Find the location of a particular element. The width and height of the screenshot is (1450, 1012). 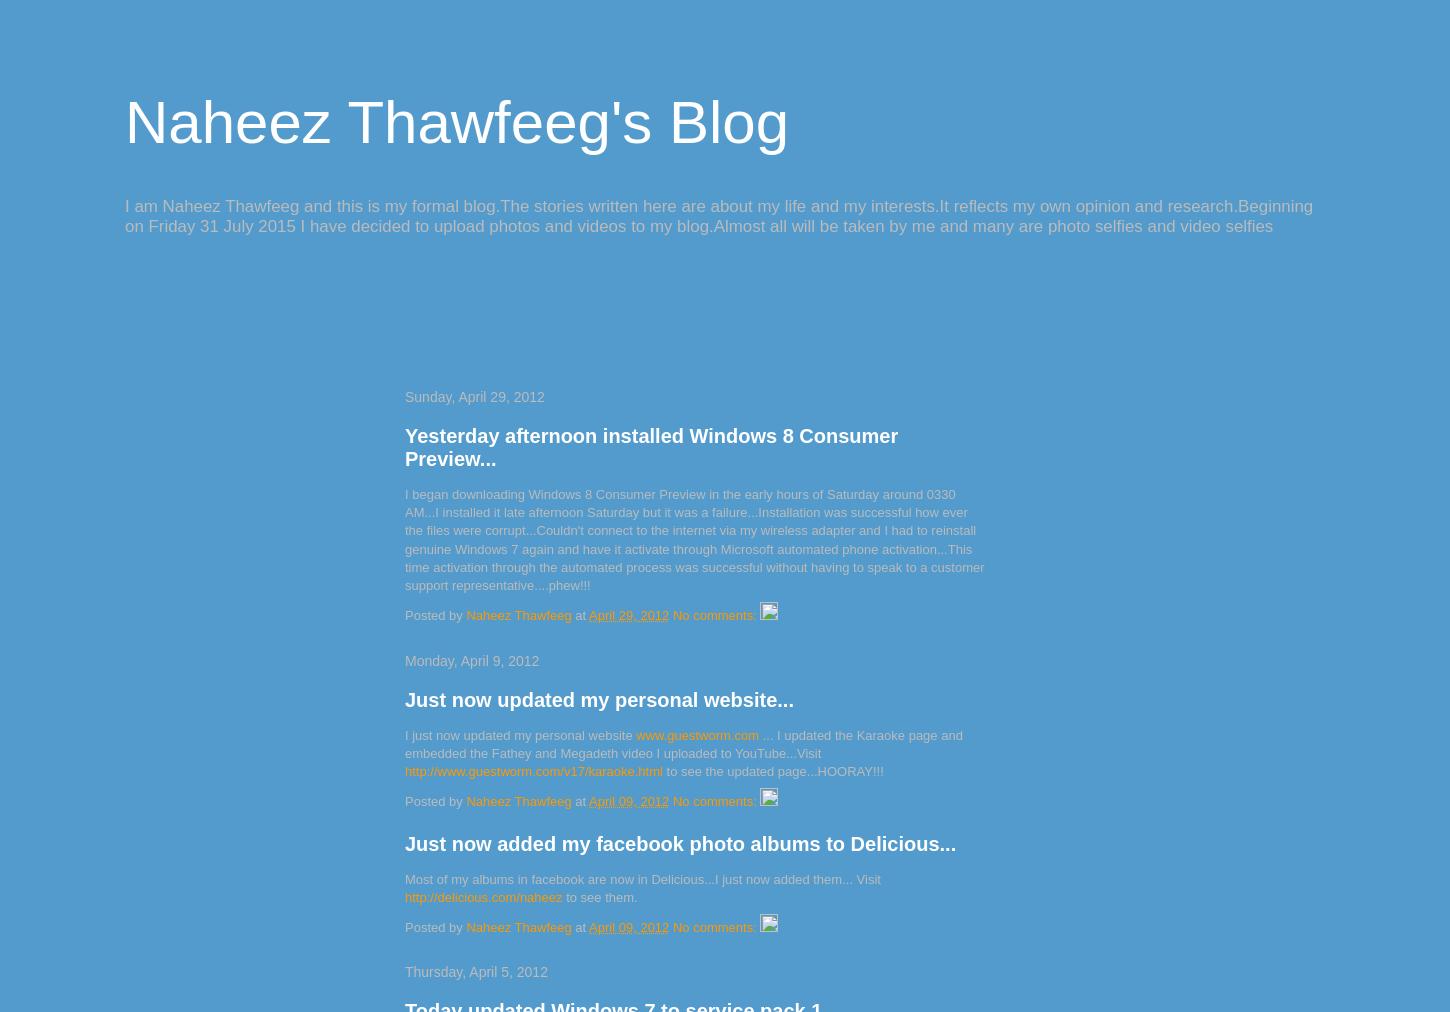

'Thursday, April 5, 2012' is located at coordinates (403, 972).